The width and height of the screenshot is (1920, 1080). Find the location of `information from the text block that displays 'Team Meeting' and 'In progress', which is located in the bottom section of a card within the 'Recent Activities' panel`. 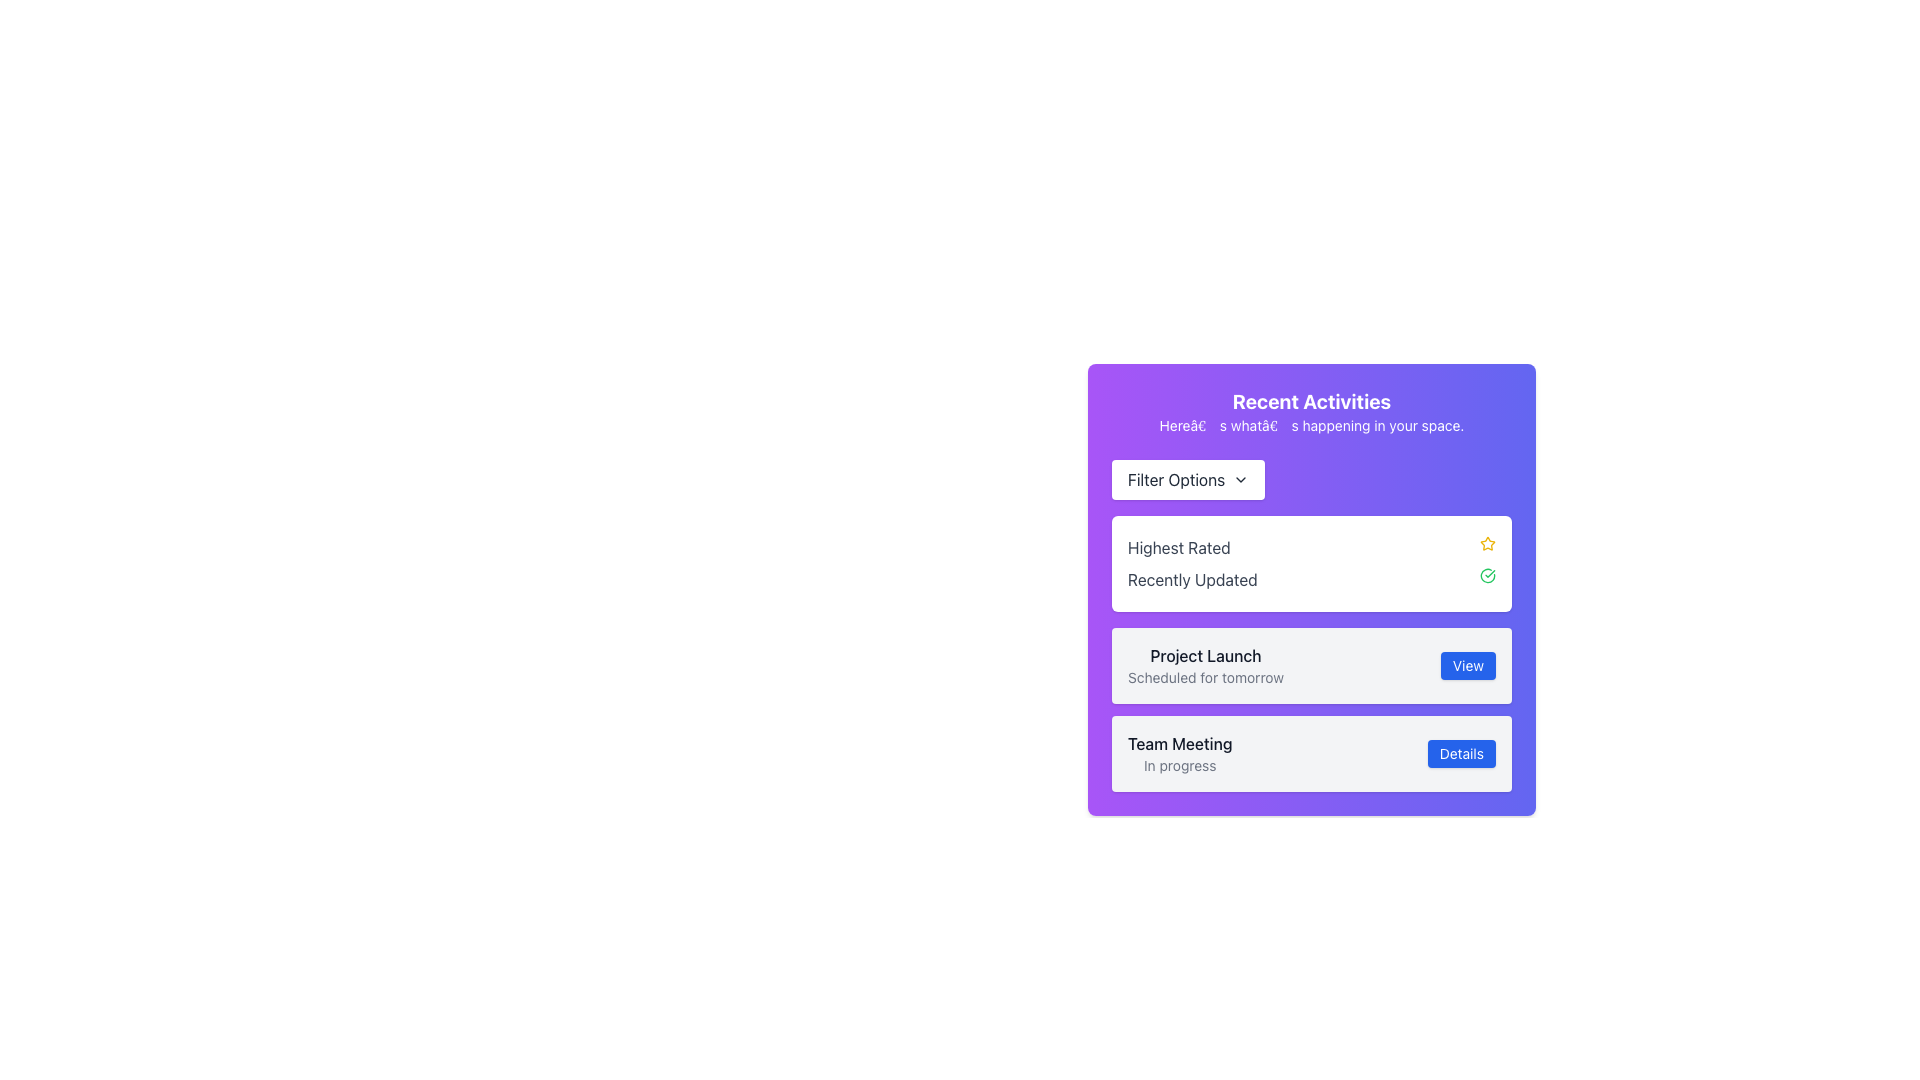

information from the text block that displays 'Team Meeting' and 'In progress', which is located in the bottom section of a card within the 'Recent Activities' panel is located at coordinates (1180, 753).